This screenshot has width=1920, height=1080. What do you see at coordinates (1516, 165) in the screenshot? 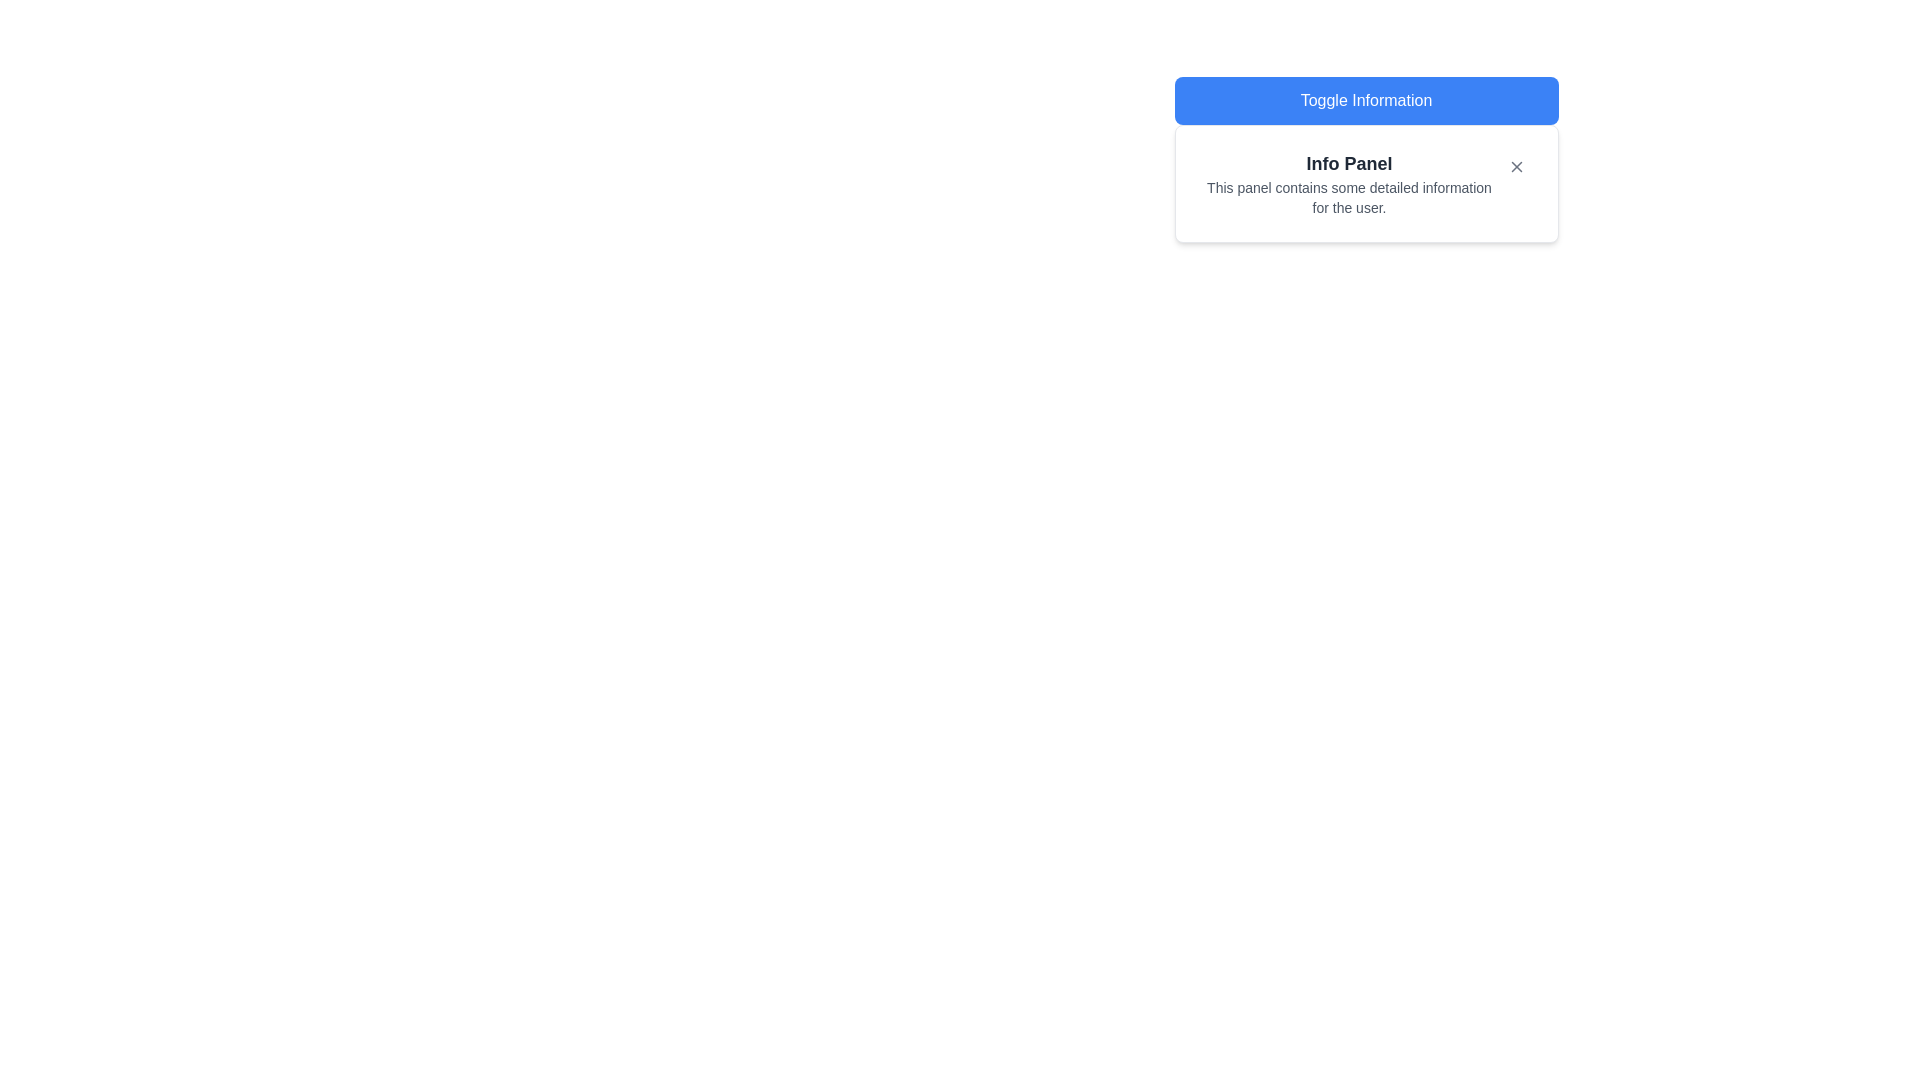
I see `the small button with a gray cross icon located at the top-right corner of the 'Info Panel' box to invoke an action` at bounding box center [1516, 165].